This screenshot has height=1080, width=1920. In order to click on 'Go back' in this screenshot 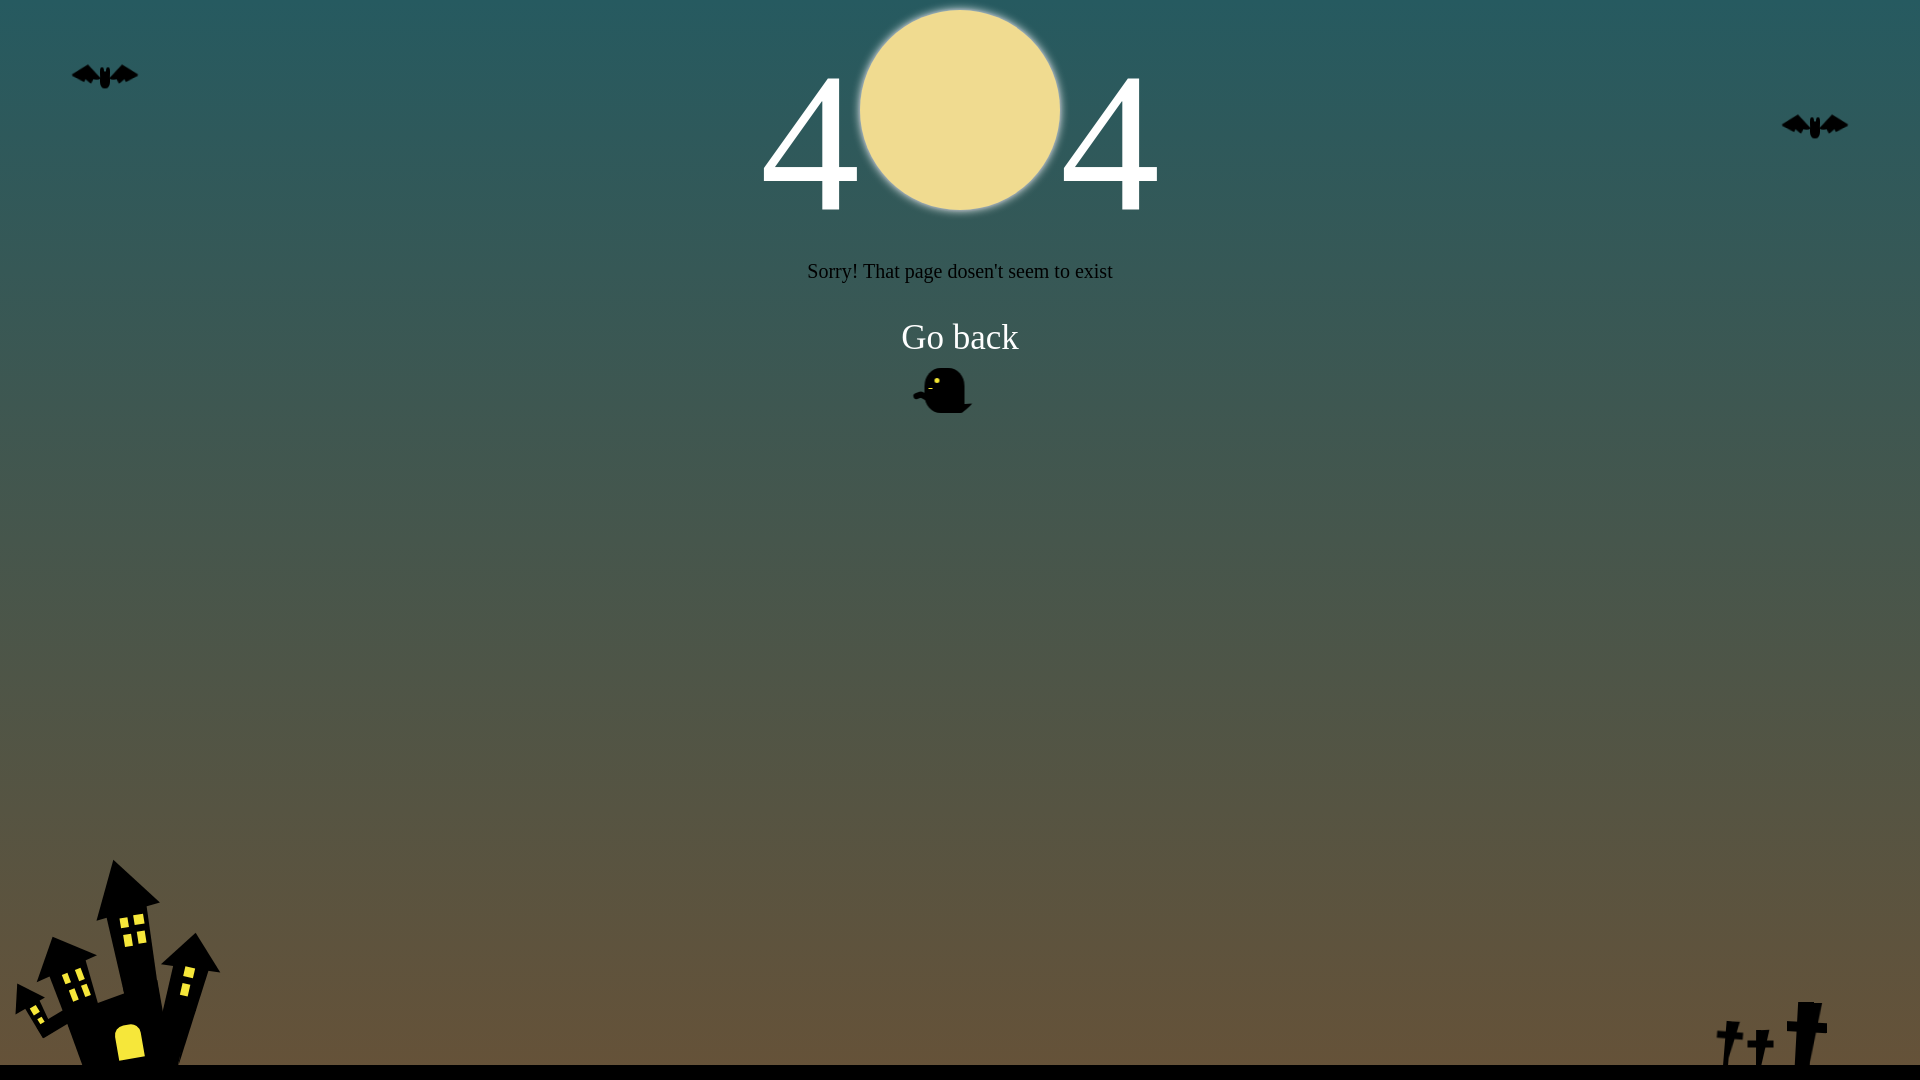, I will do `click(960, 334)`.